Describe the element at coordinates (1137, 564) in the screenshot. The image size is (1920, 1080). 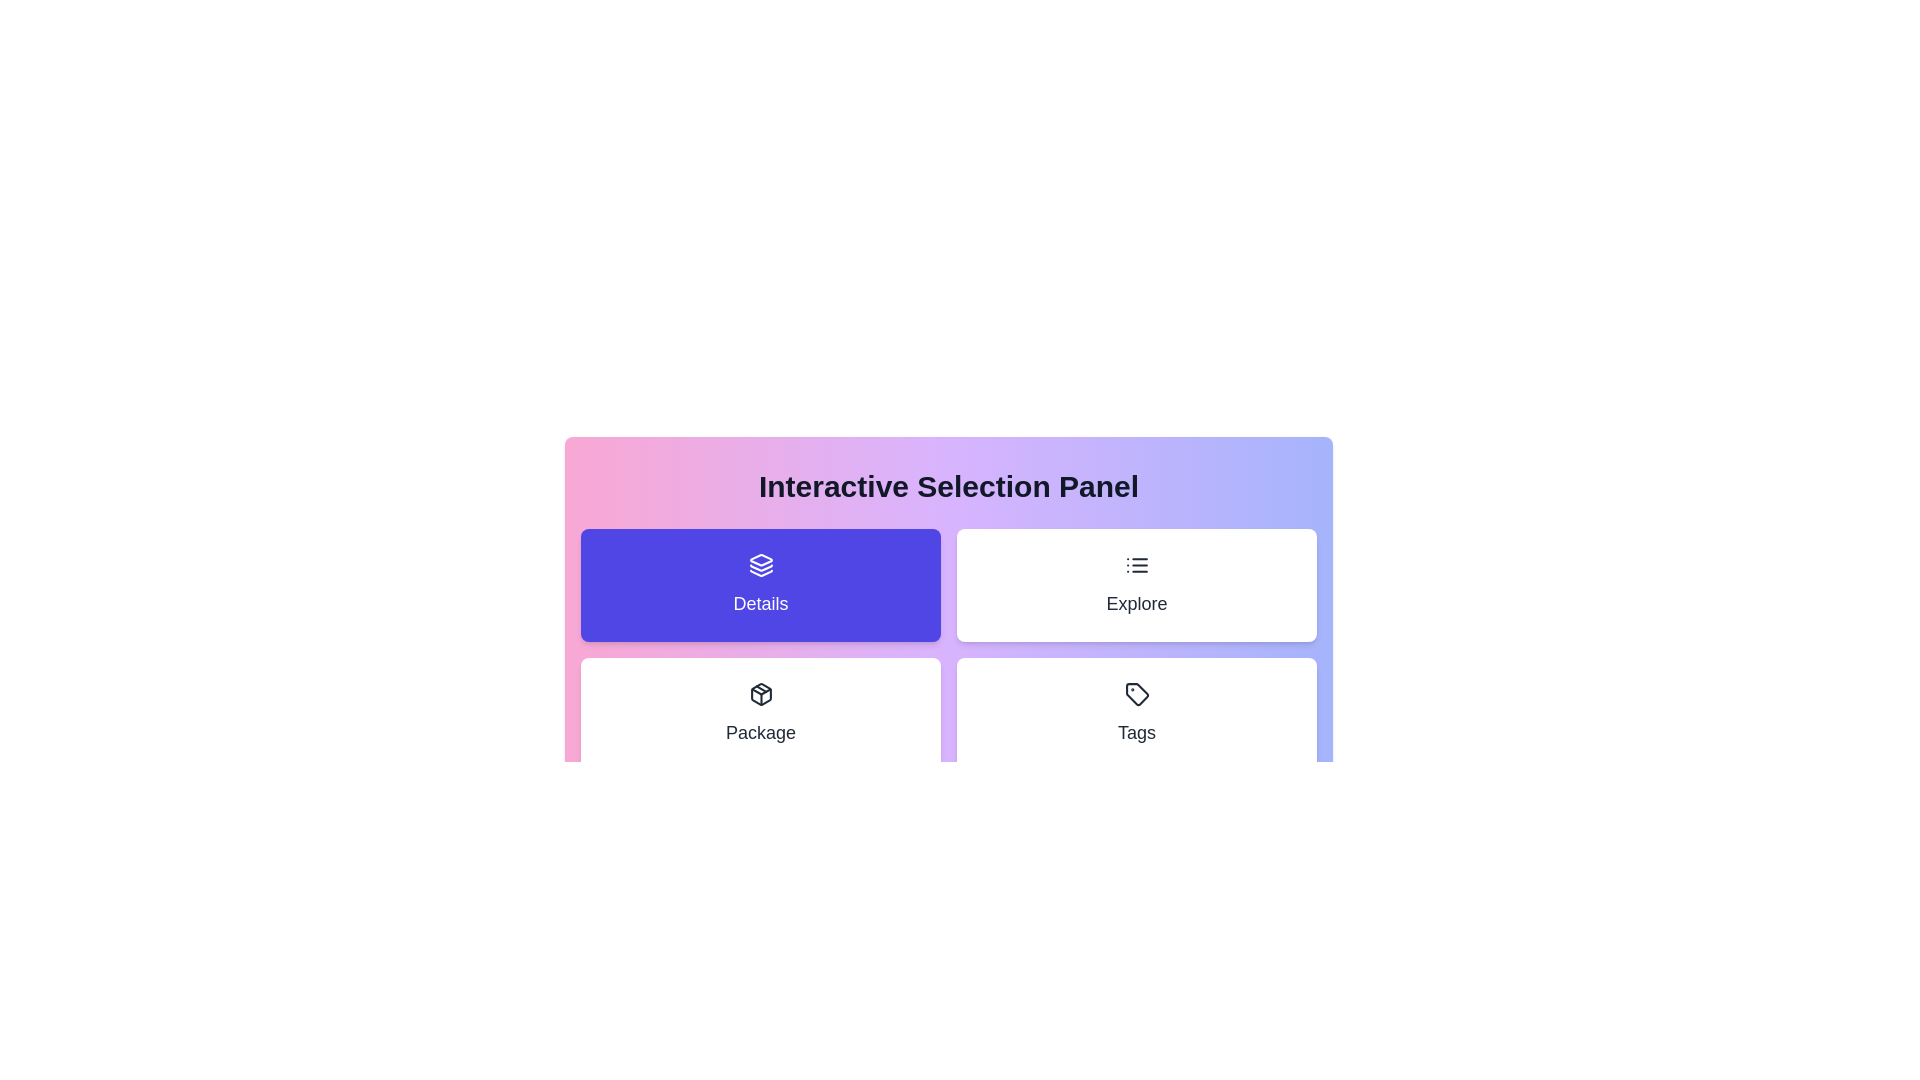
I see `the icon representing the list view or hierarchical structure located at the upper part of the 'Explore' tile in the top-right corner of the grid layout` at that location.